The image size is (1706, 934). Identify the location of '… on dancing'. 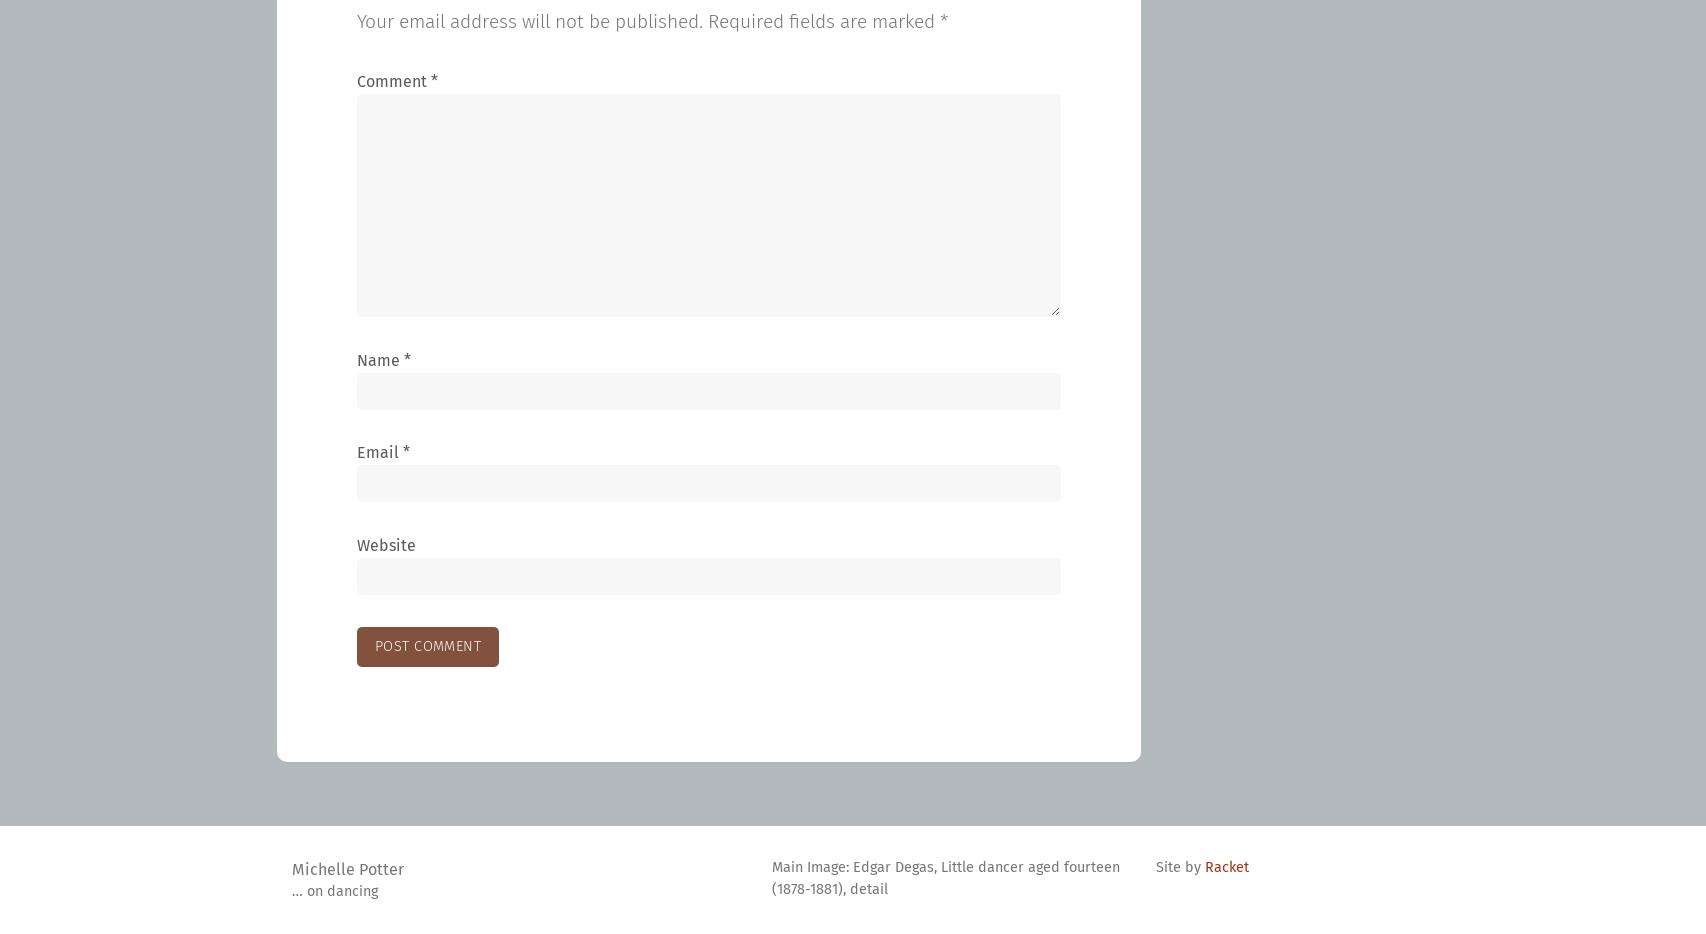
(335, 891).